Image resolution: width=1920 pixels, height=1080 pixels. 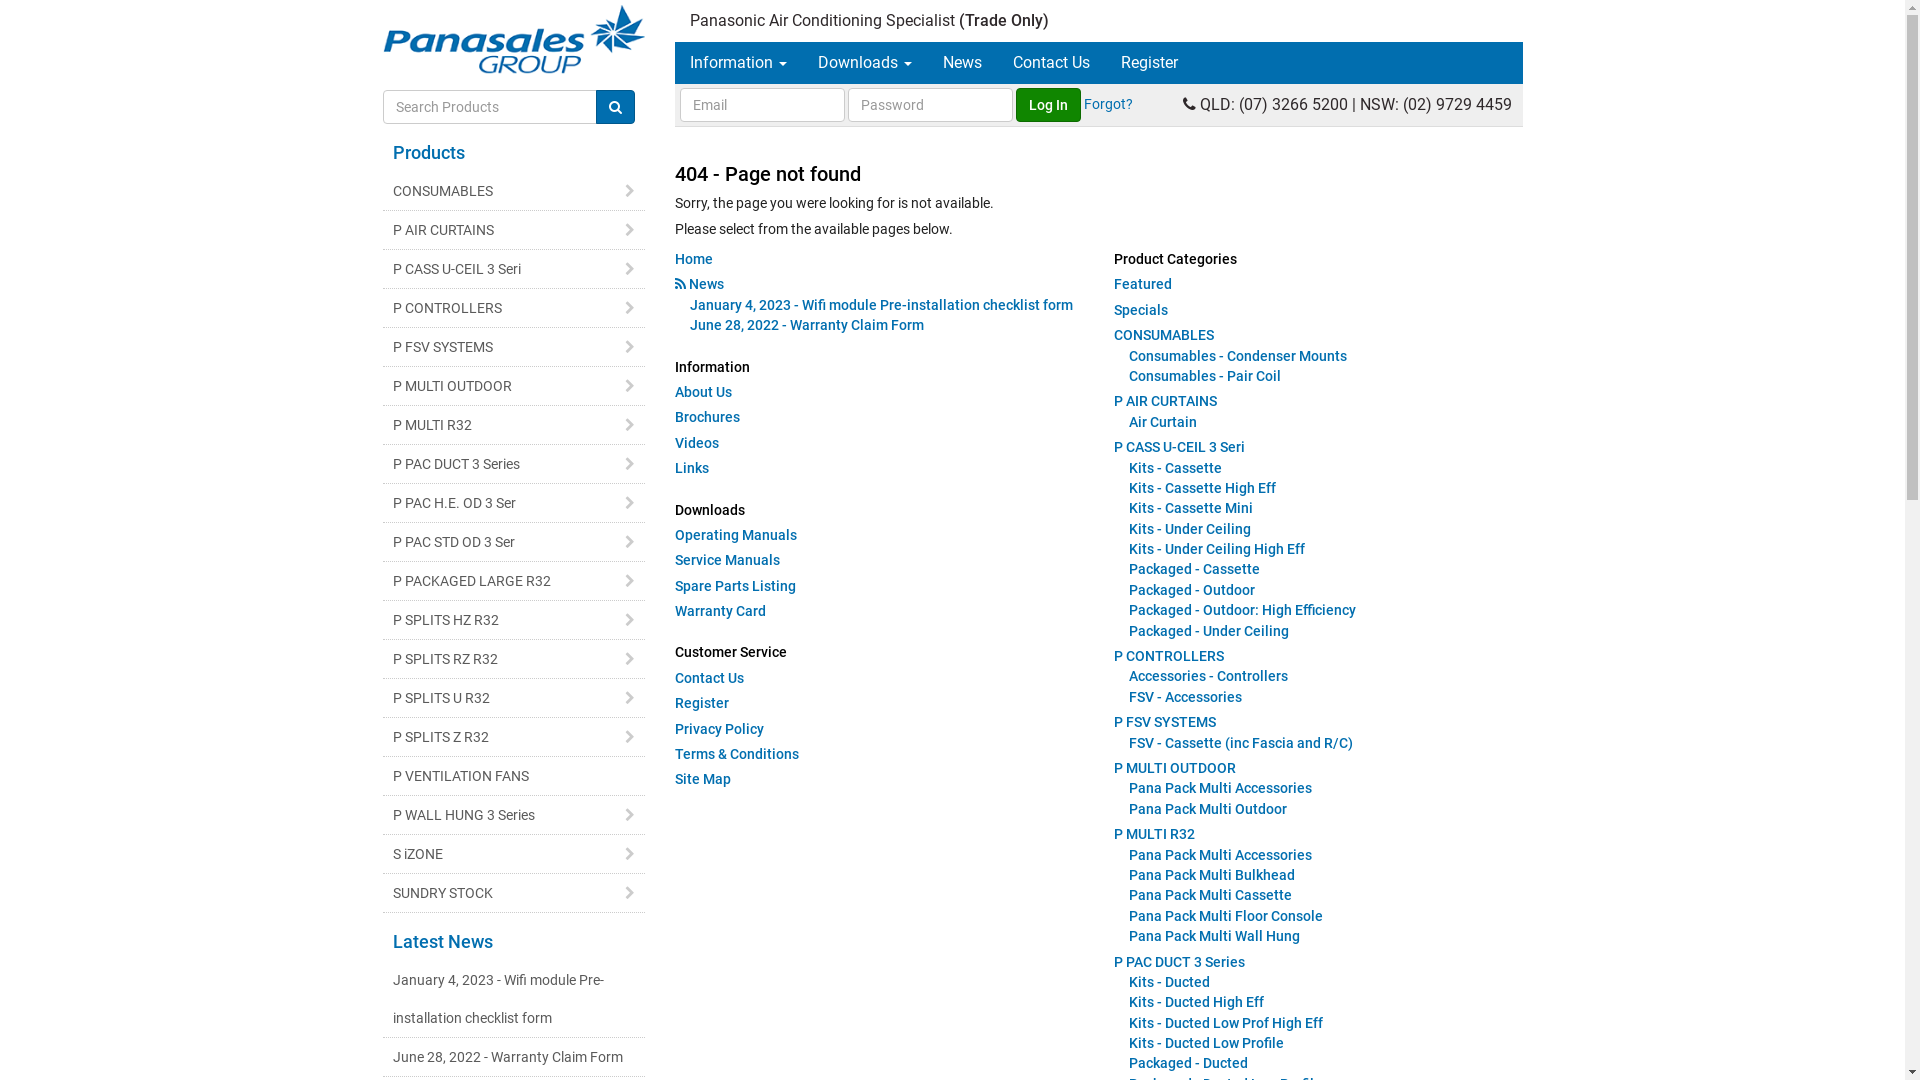 I want to click on 'Pana Pack Multi Bulkhead', so click(x=1210, y=874).